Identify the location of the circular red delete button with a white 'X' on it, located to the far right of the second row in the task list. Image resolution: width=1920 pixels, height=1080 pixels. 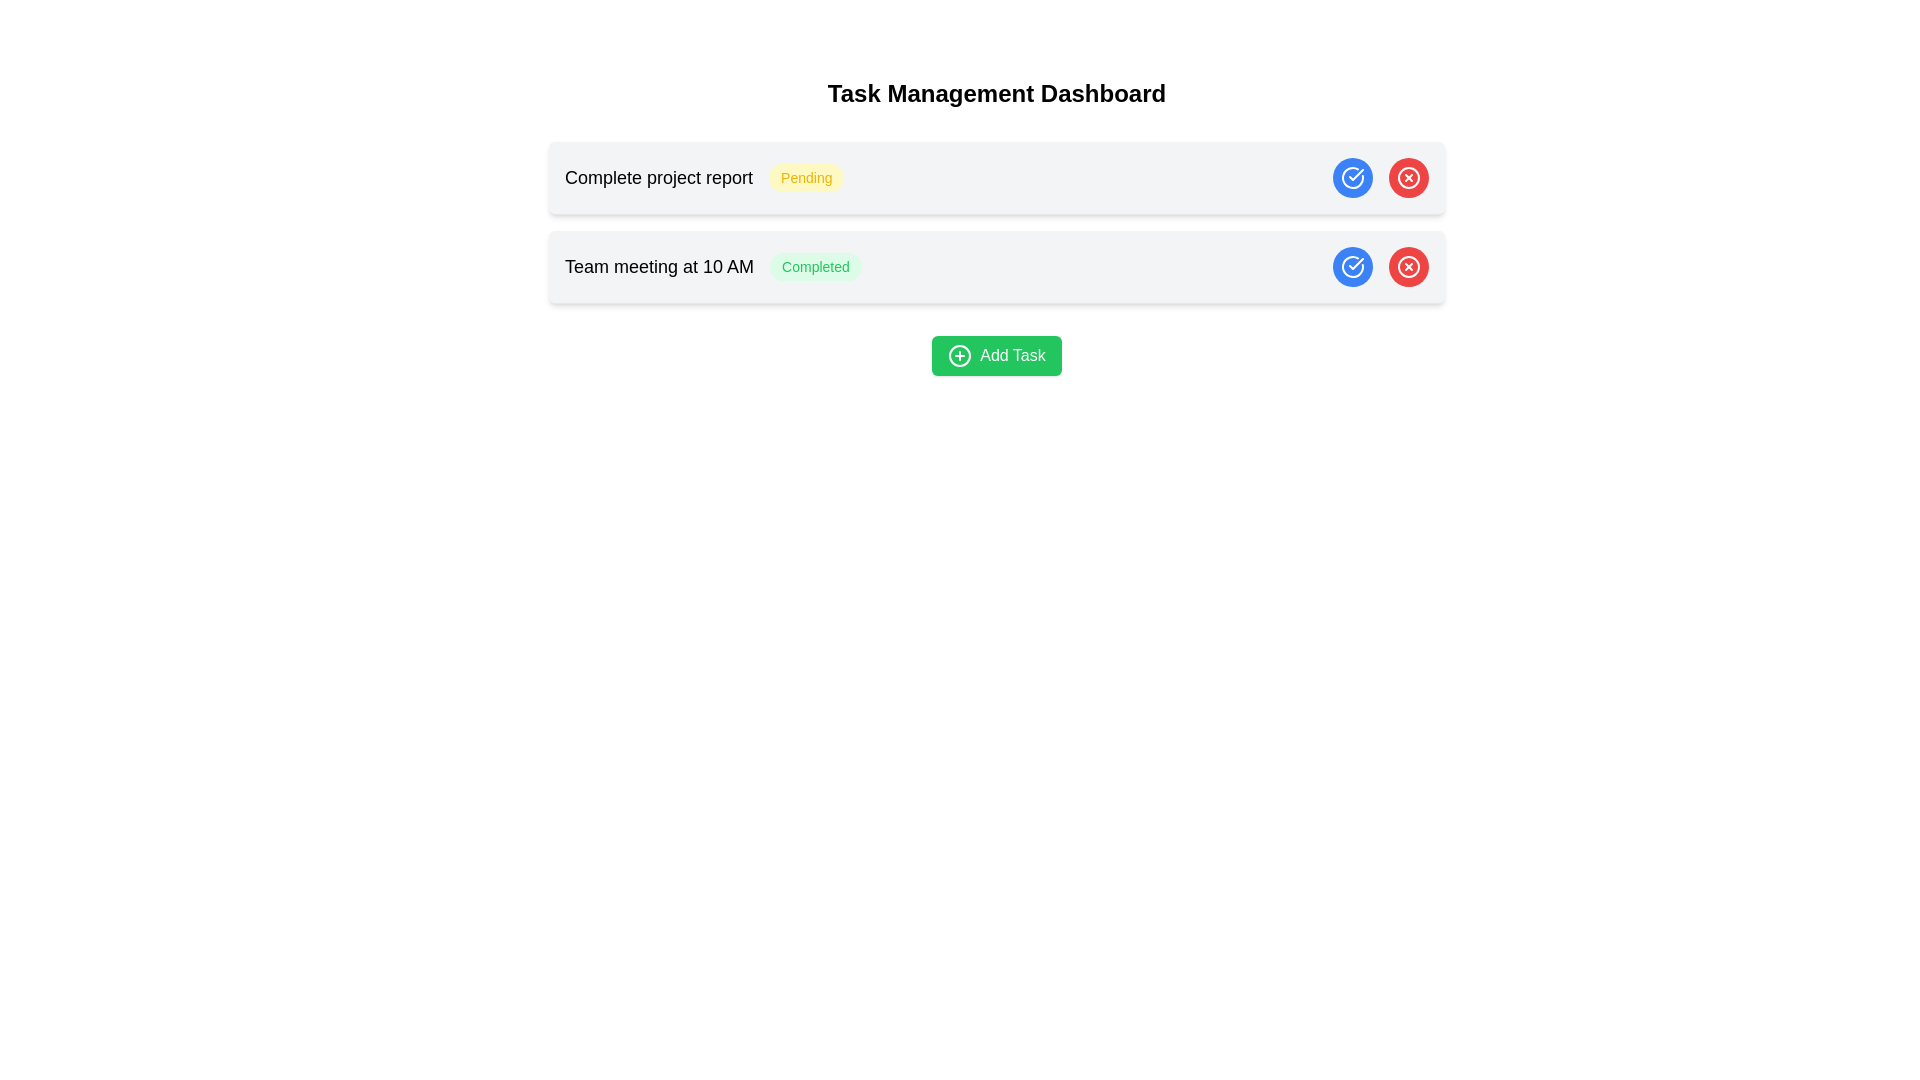
(1408, 176).